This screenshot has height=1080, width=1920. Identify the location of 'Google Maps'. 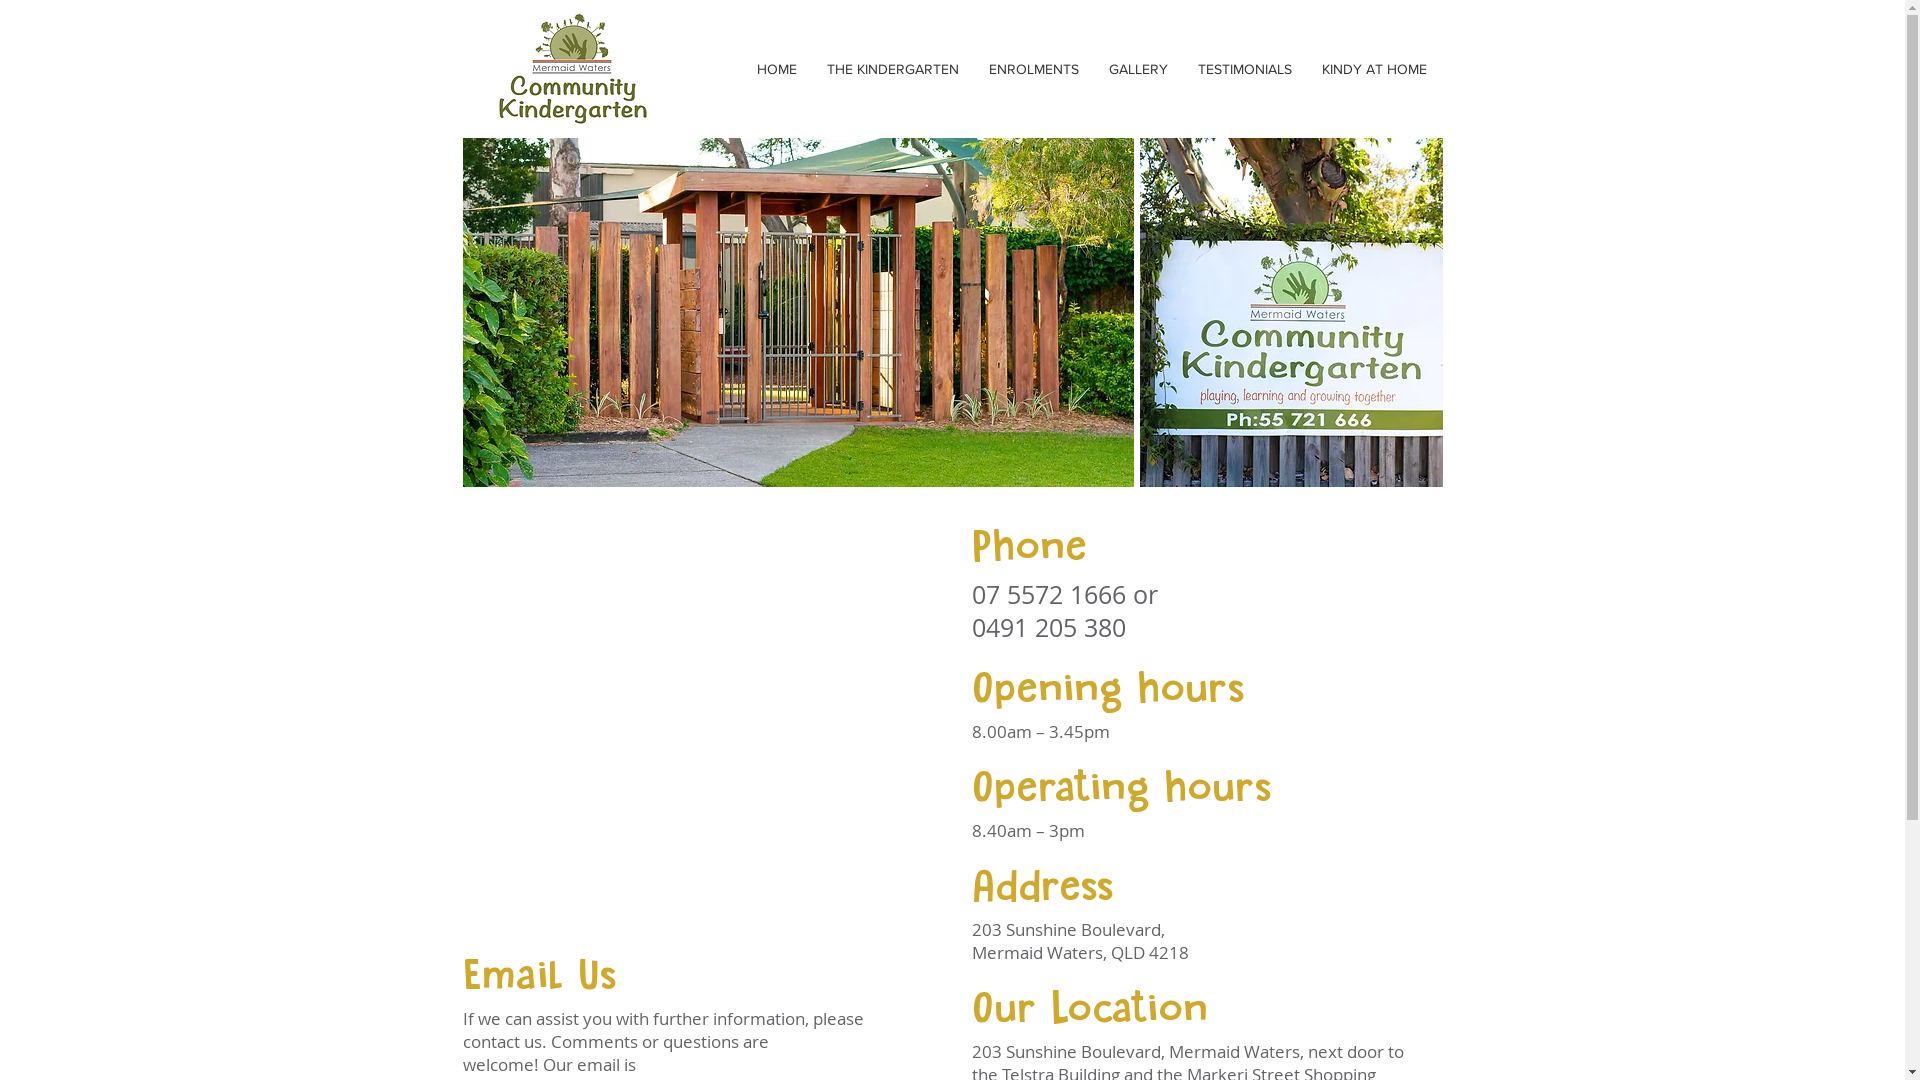
(463, 726).